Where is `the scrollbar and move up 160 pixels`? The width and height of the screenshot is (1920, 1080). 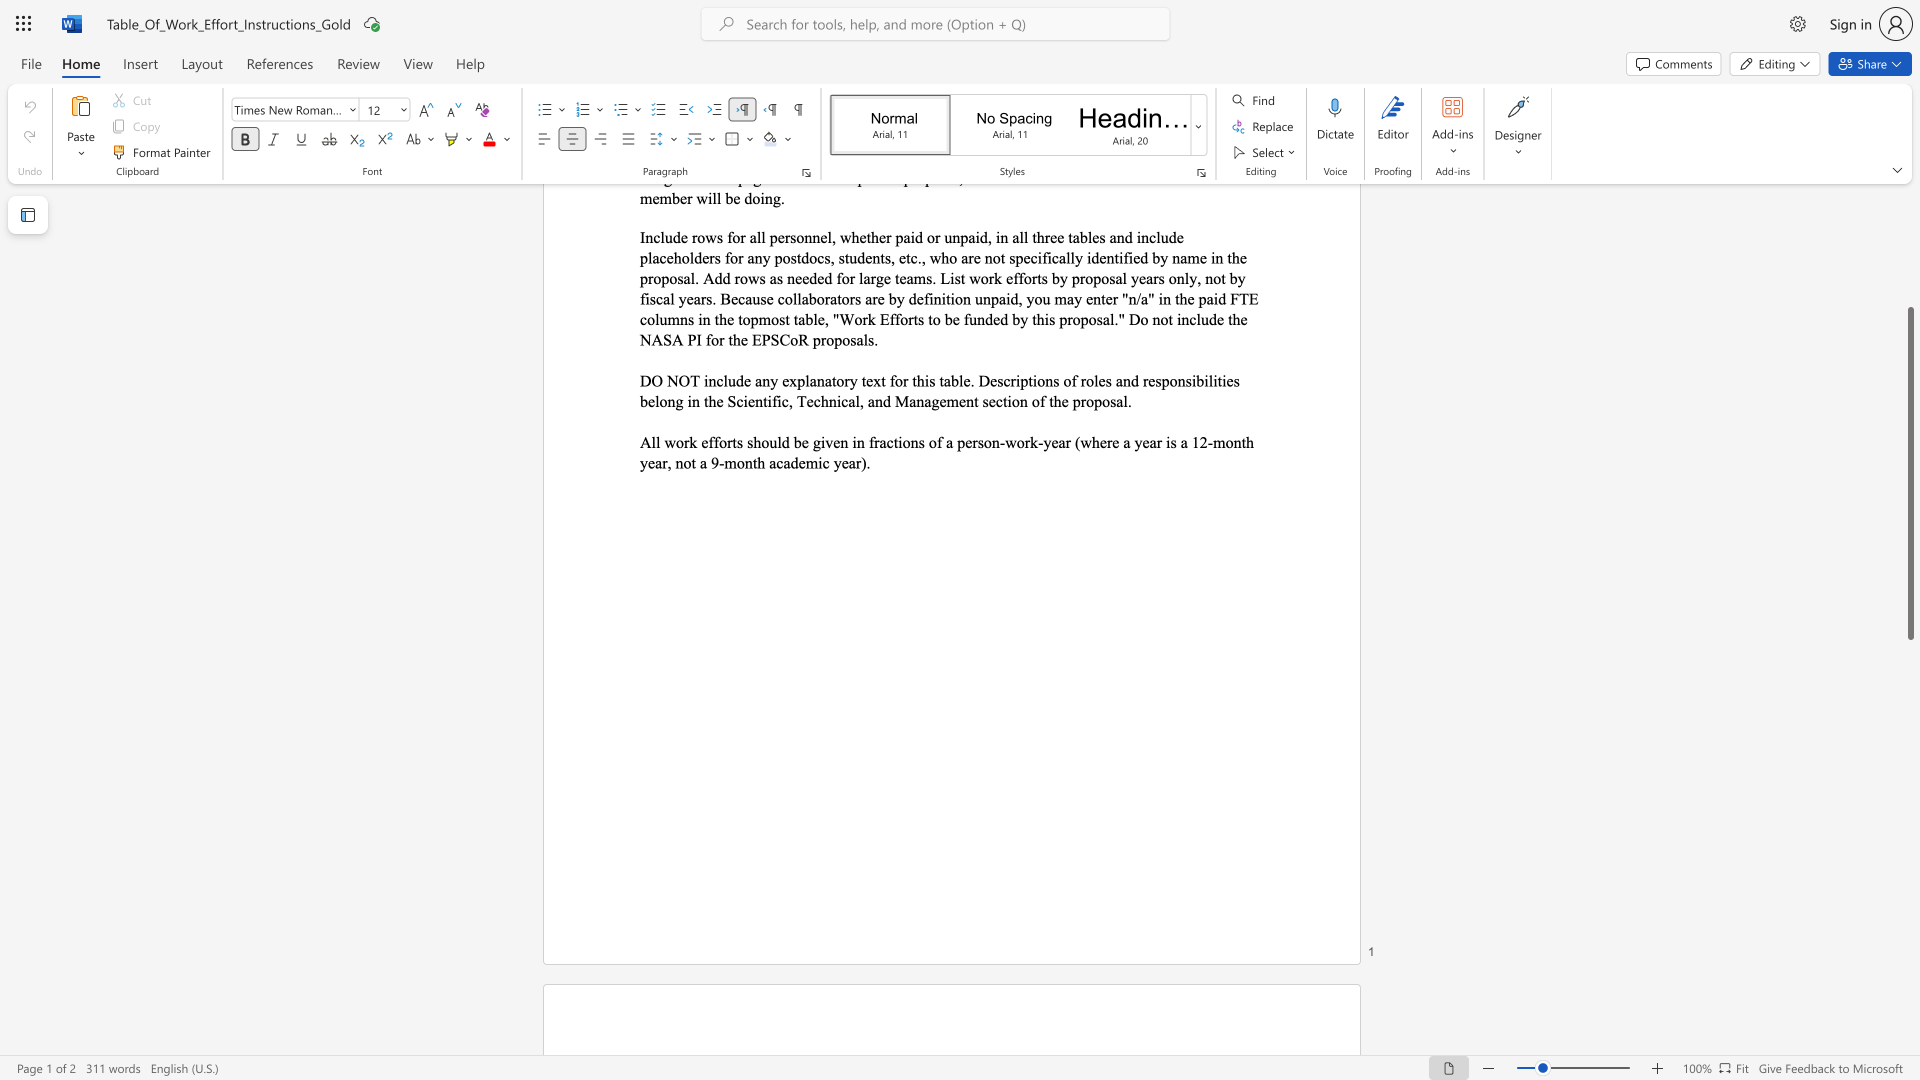 the scrollbar and move up 160 pixels is located at coordinates (1909, 473).